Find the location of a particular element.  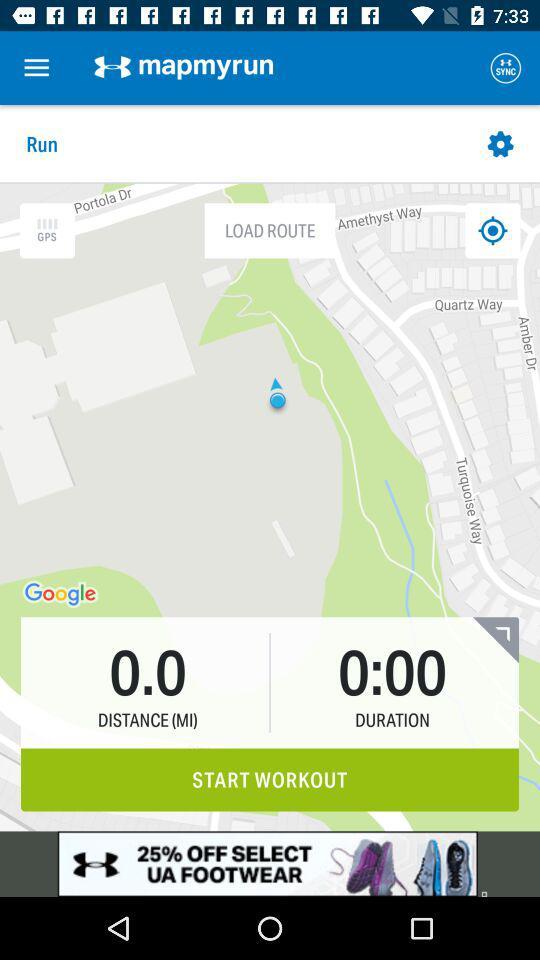

expand the item is located at coordinates (494, 639).